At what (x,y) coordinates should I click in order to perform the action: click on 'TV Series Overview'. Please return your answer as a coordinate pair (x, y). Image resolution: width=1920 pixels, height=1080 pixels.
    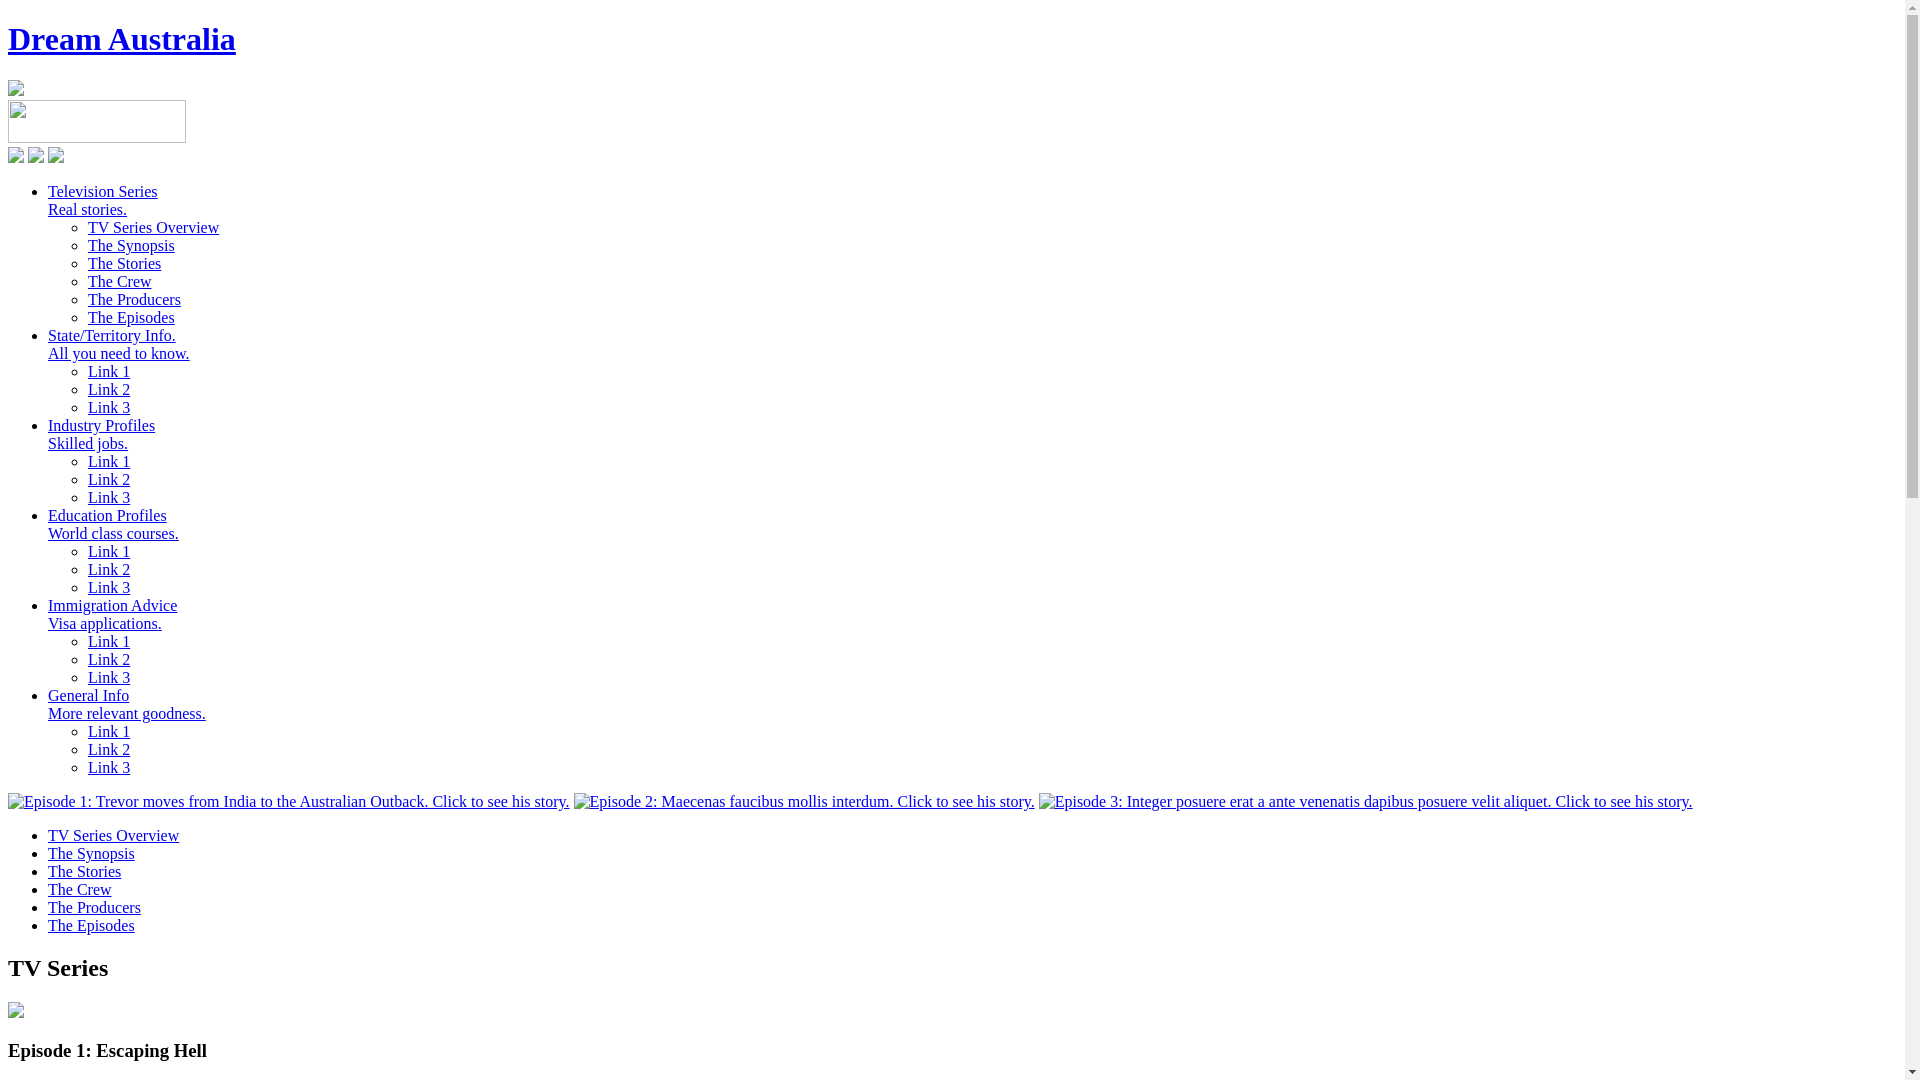
    Looking at the image, I should click on (152, 226).